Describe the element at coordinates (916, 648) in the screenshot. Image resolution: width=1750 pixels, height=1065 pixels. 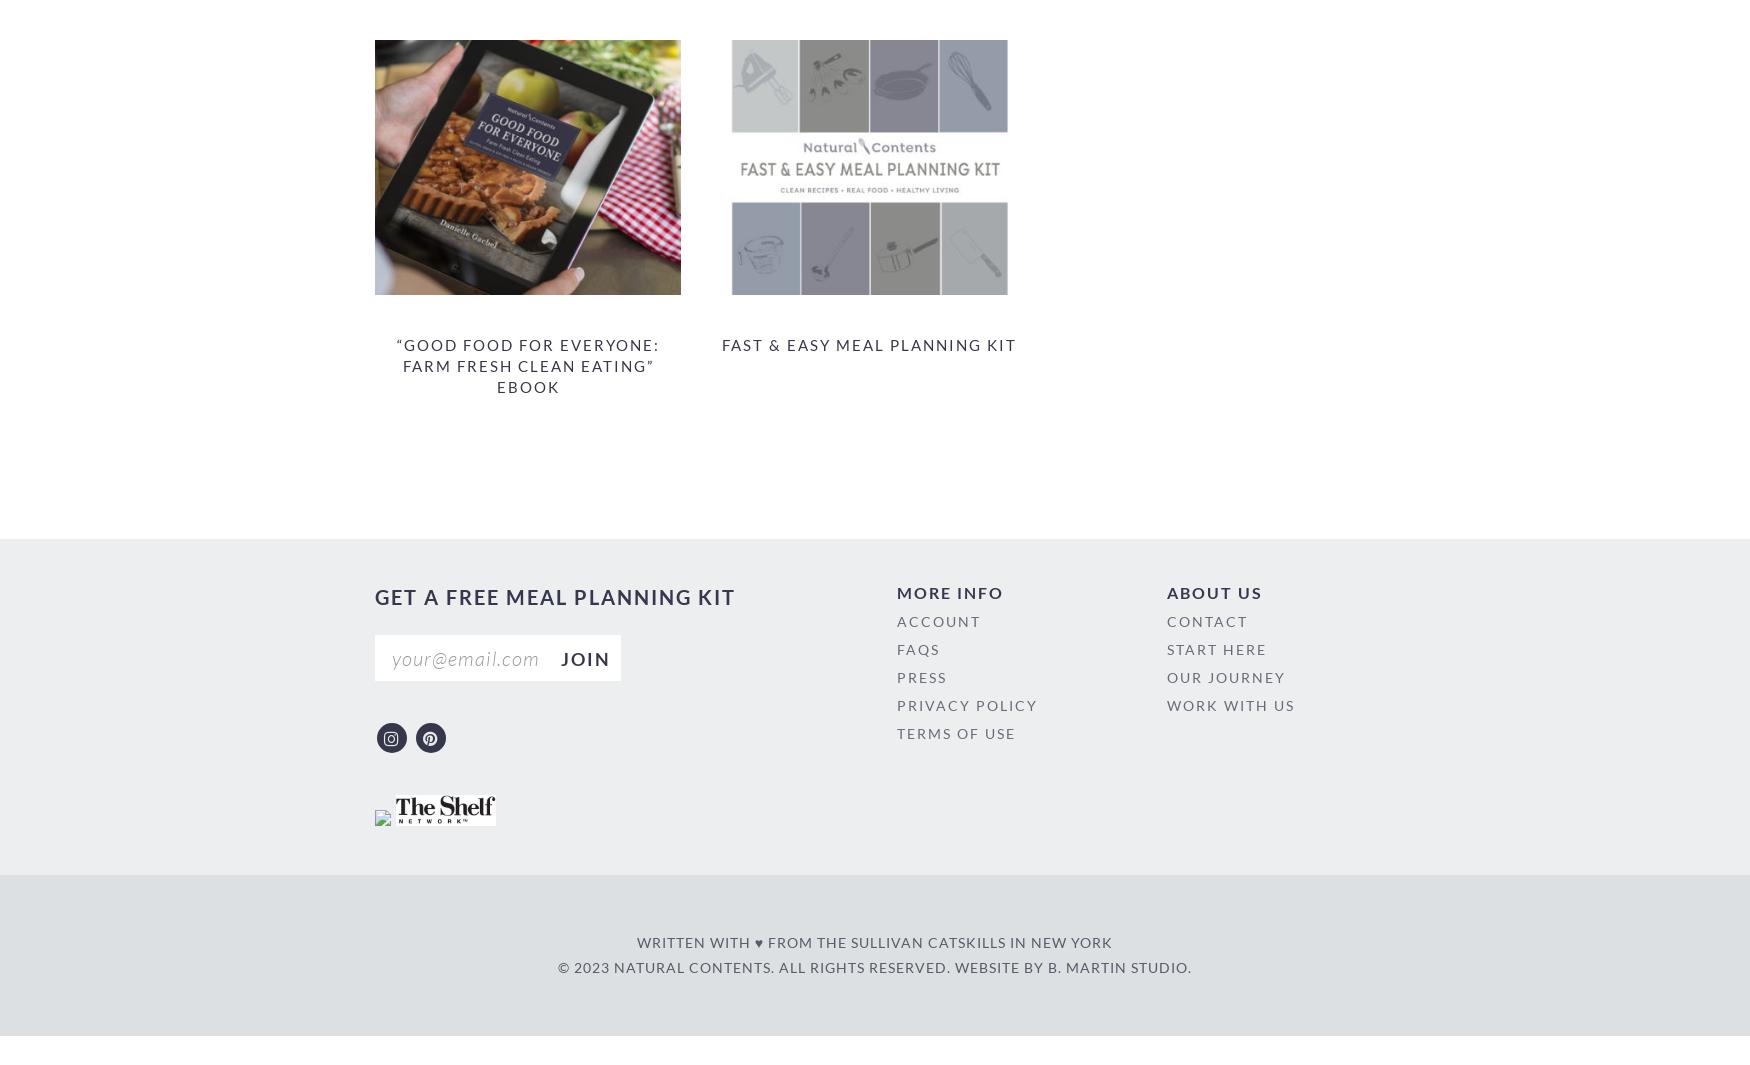
I see `'FAQs'` at that location.